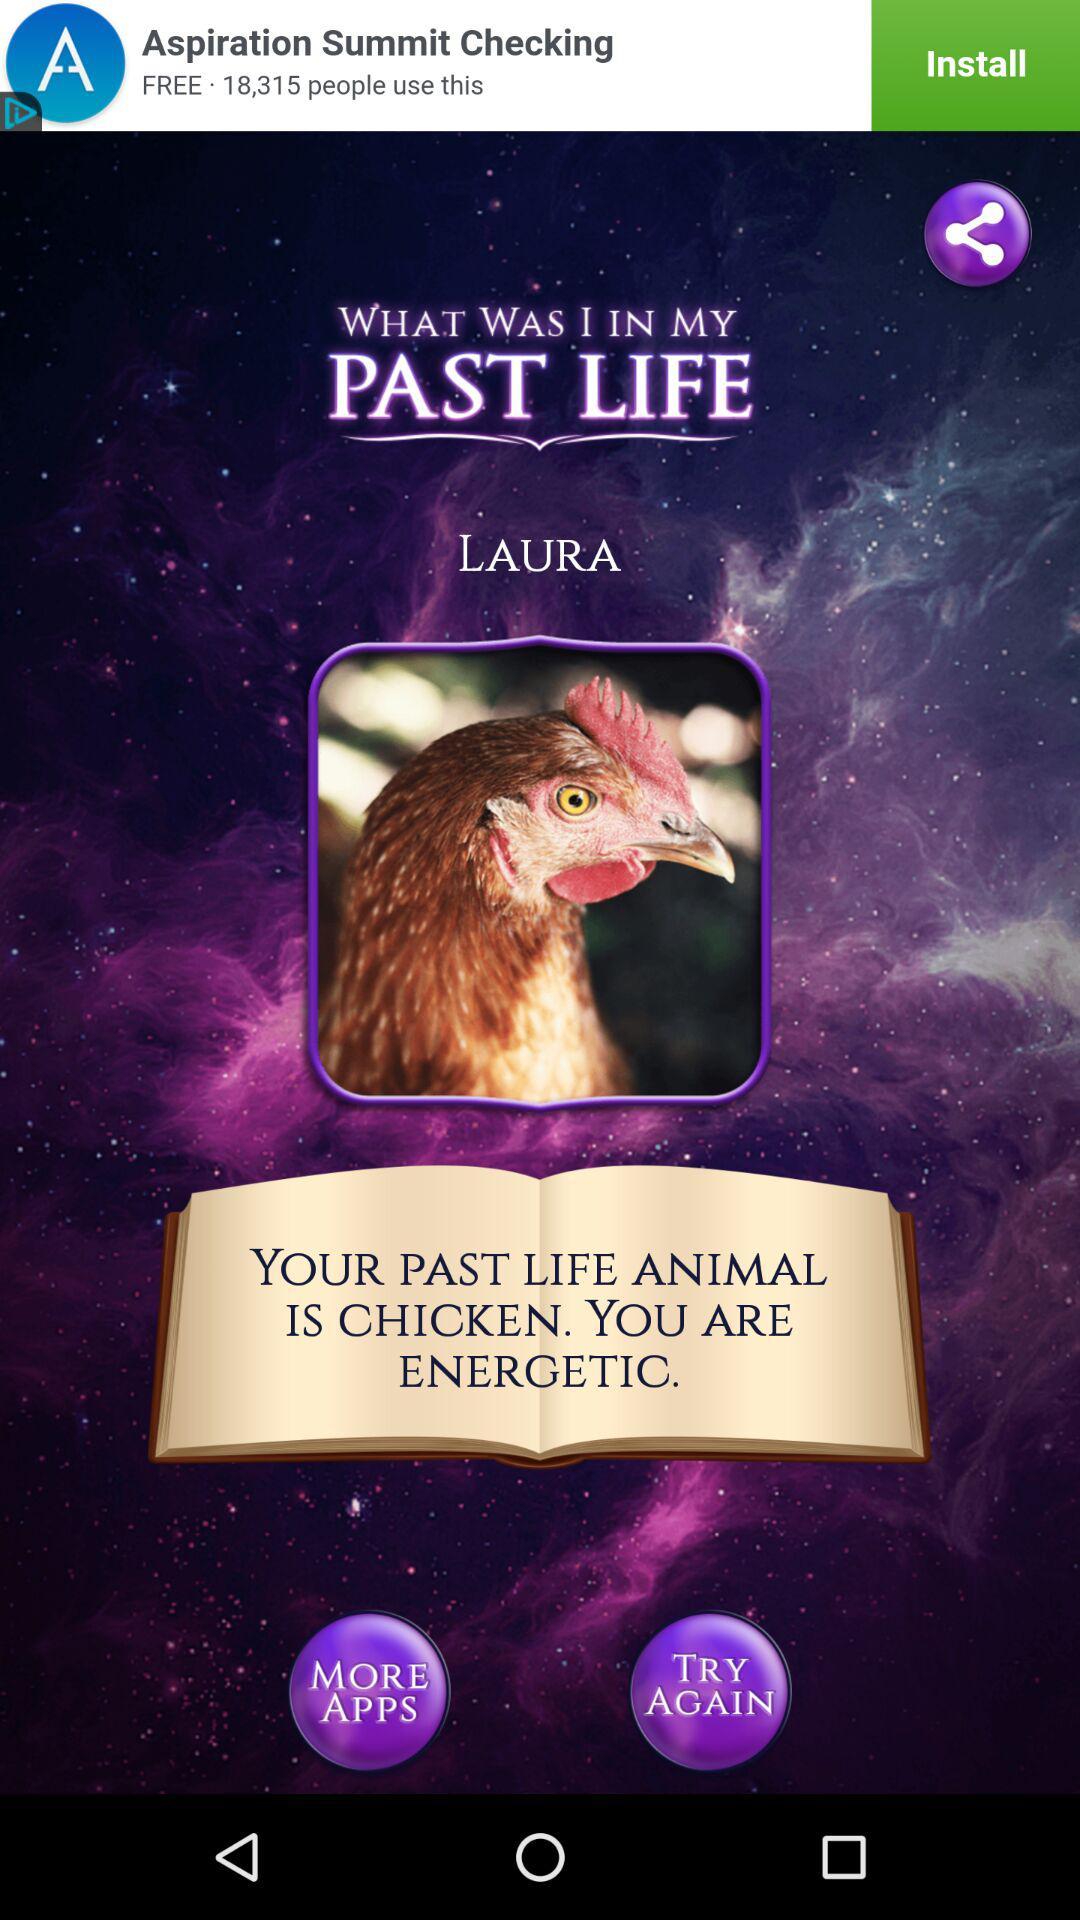 Image resolution: width=1080 pixels, height=1920 pixels. Describe the element at coordinates (708, 1690) in the screenshot. I see `try again` at that location.